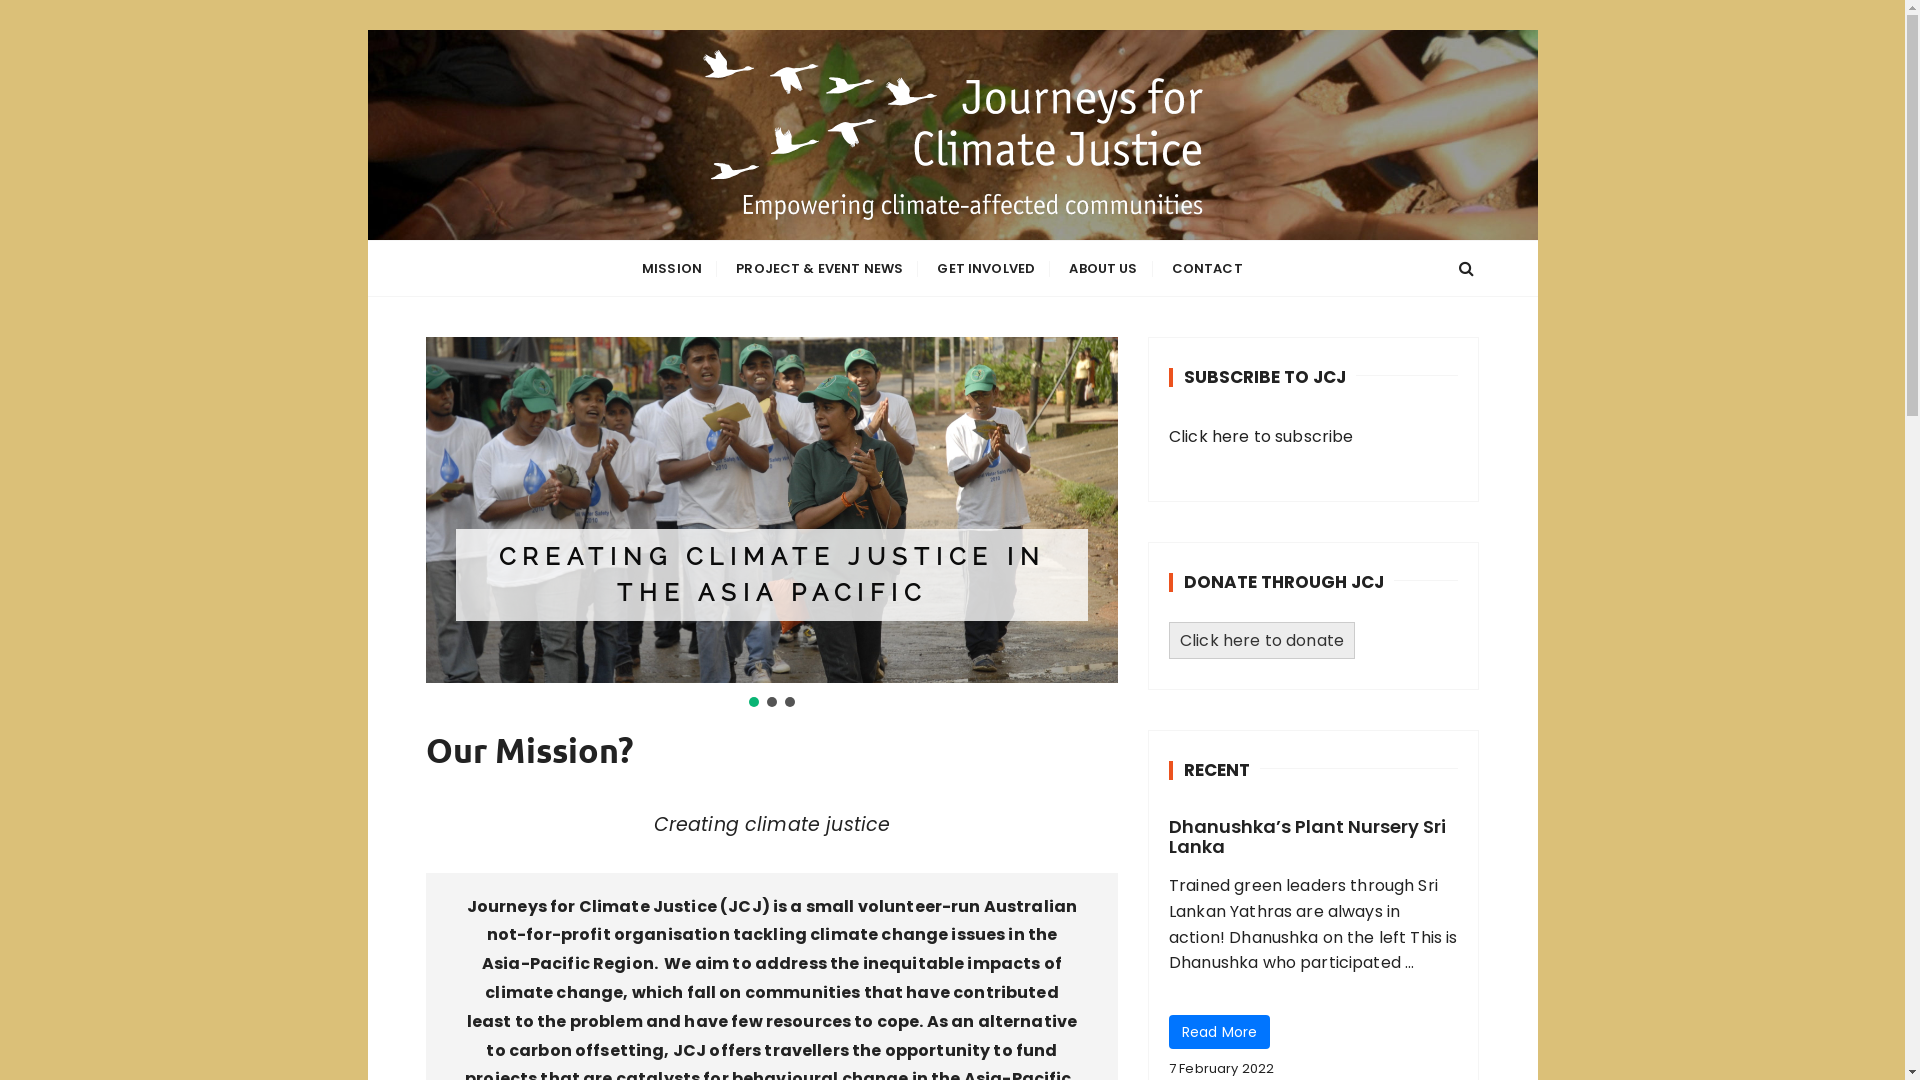 The height and width of the screenshot is (1080, 1920). What do you see at coordinates (1206, 267) in the screenshot?
I see `'CONTACT'` at bounding box center [1206, 267].